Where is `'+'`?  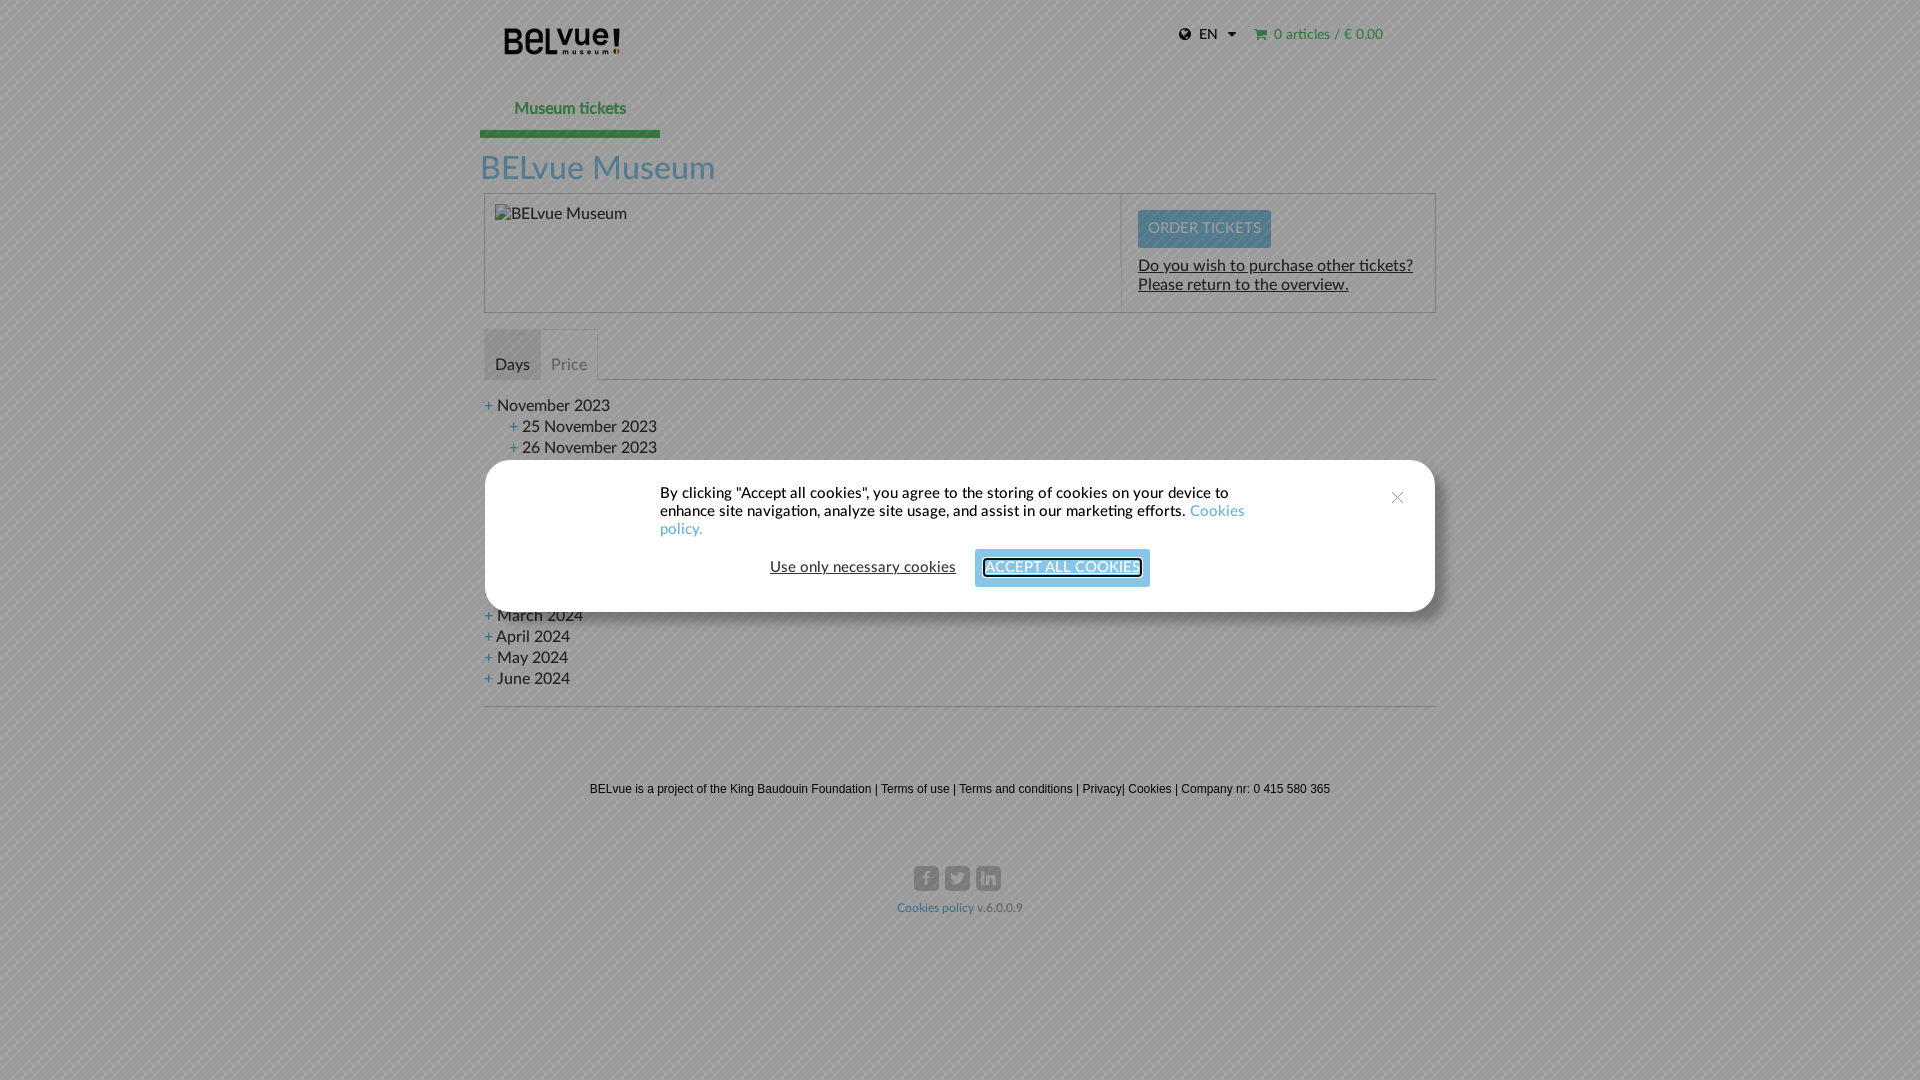 '+' is located at coordinates (513, 469).